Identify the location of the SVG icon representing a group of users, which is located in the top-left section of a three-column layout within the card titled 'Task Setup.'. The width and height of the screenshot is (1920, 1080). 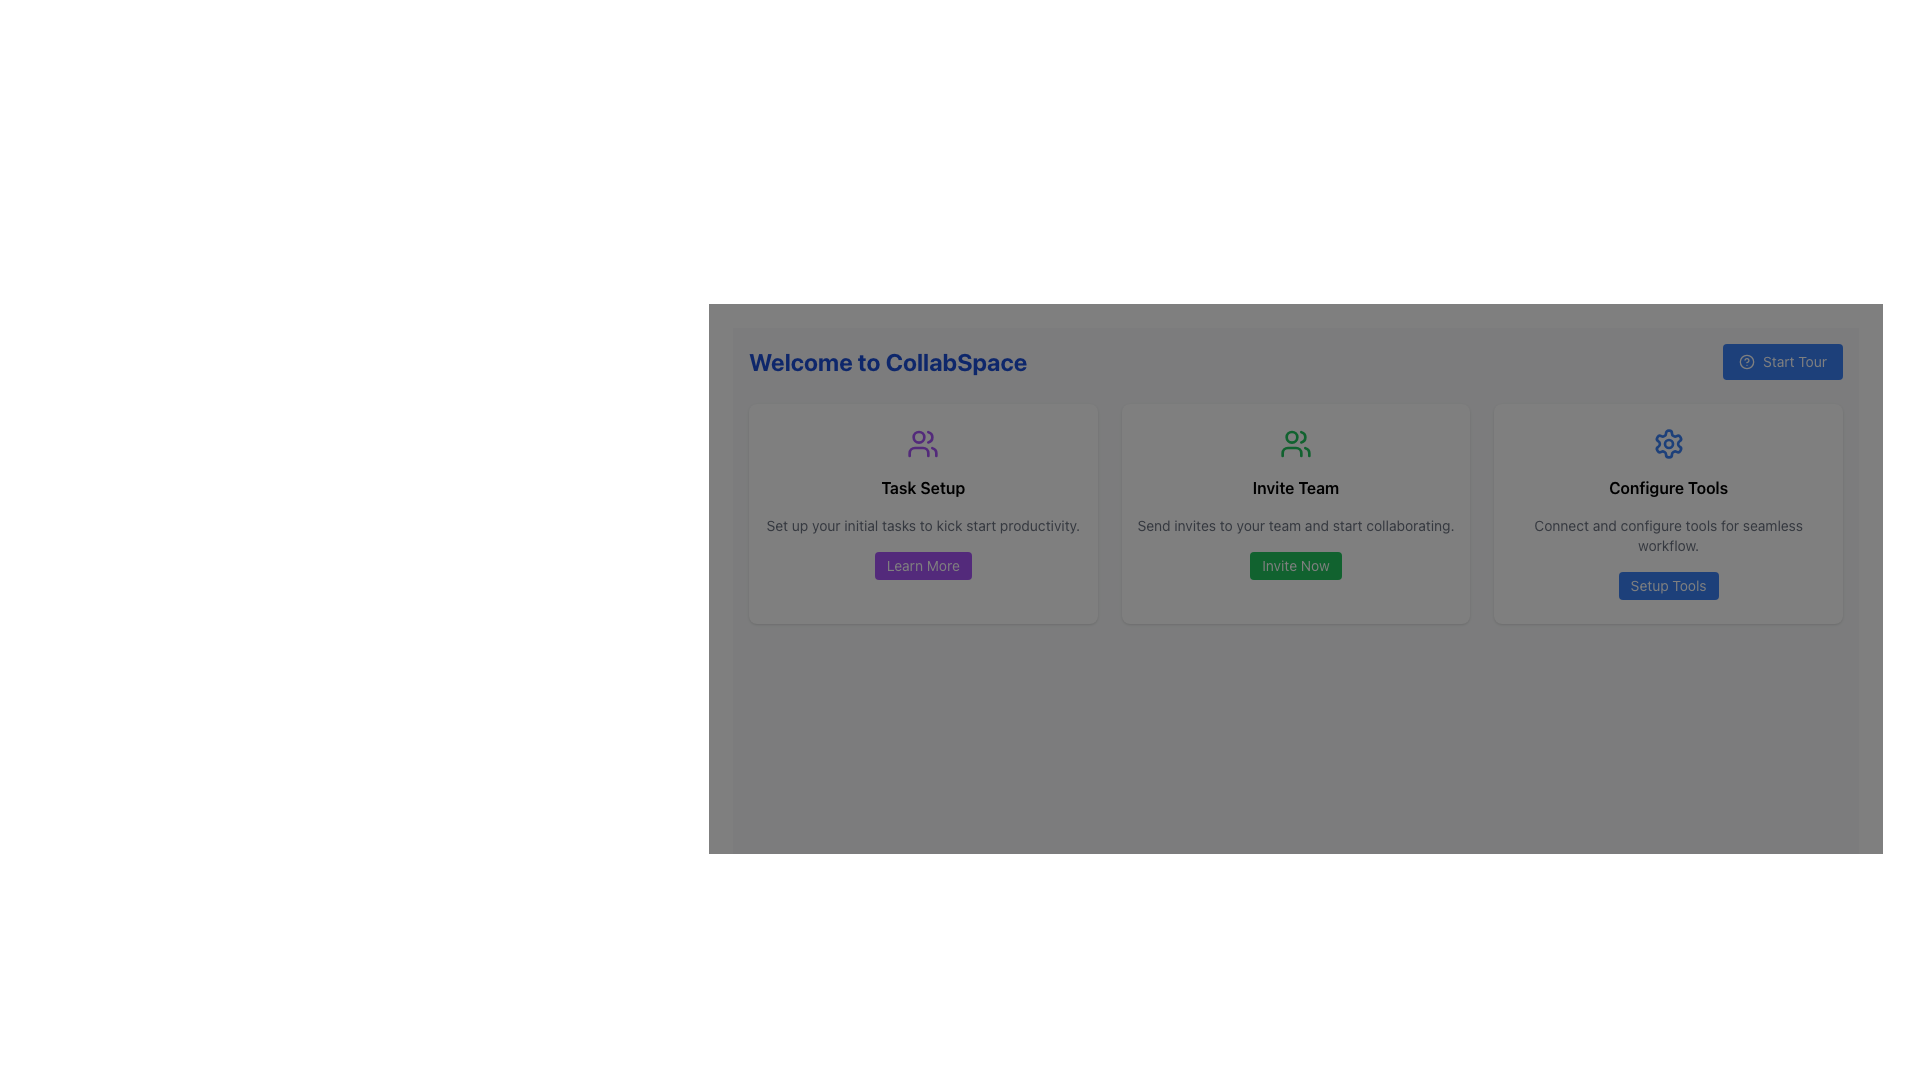
(922, 442).